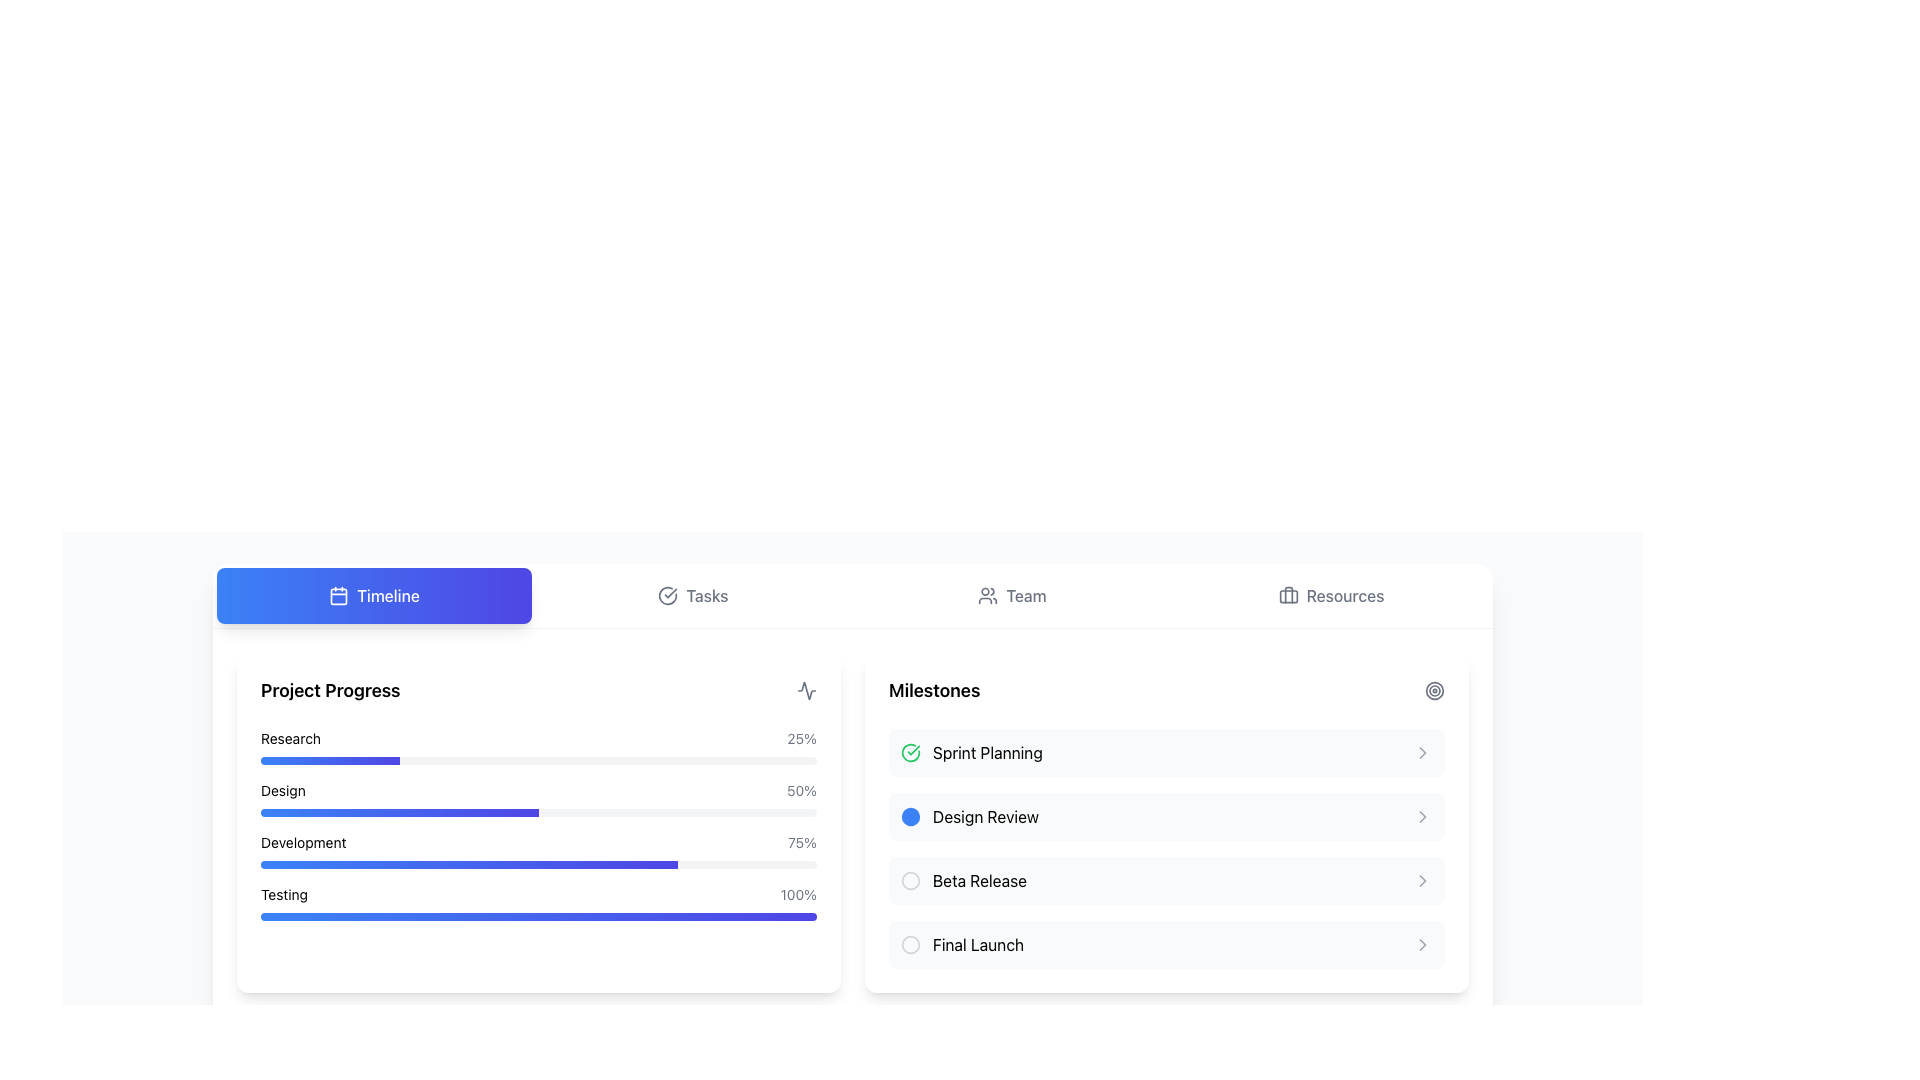 The image size is (1920, 1080). Describe the element at coordinates (1166, 752) in the screenshot. I see `the first list item labeled 'Sprint Planning' in the 'Milestones' section` at that location.